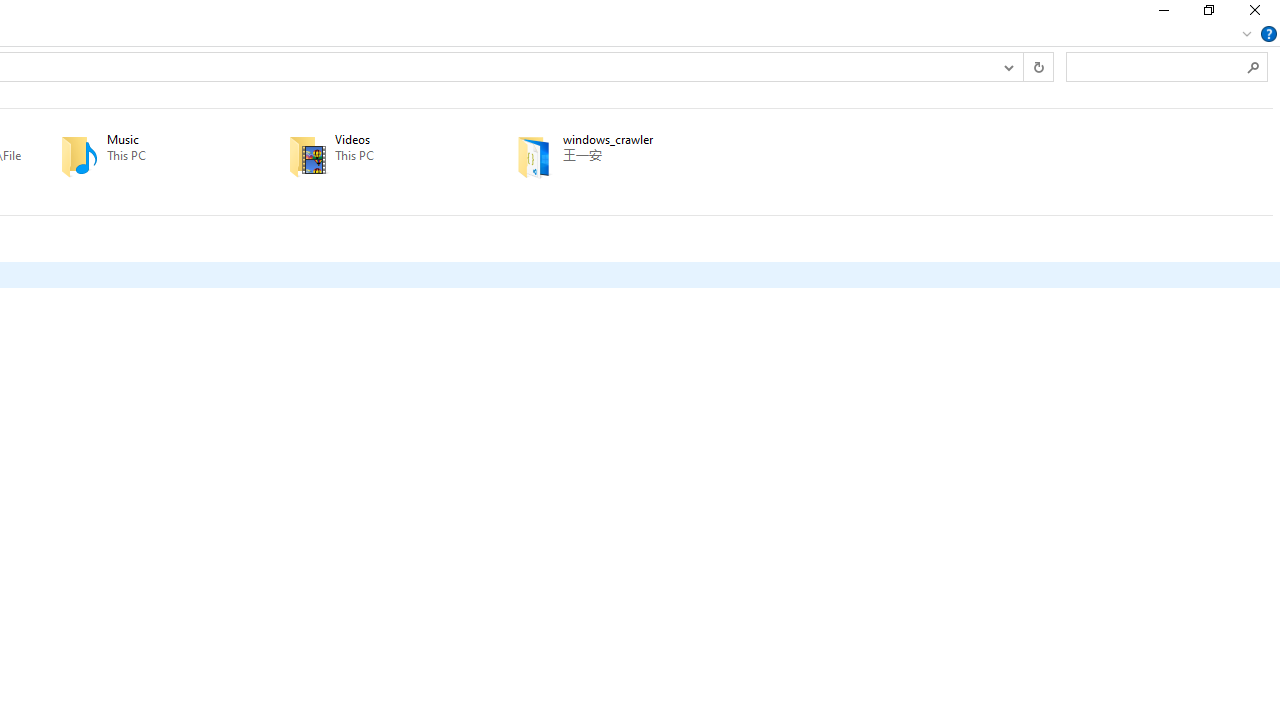  I want to click on 'Refresh "Quick access" (F5)', so click(1038, 65).